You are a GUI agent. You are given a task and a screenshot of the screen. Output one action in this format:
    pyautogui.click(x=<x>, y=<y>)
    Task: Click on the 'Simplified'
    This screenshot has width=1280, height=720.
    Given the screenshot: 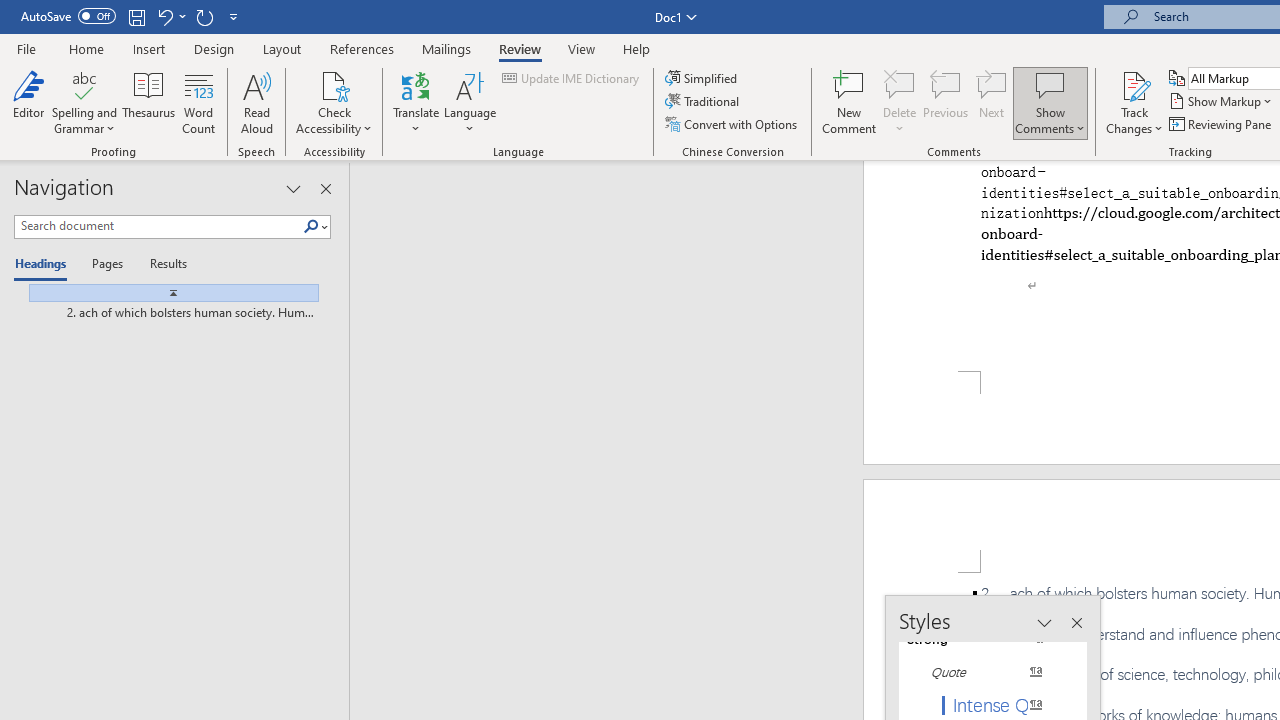 What is the action you would take?
    pyautogui.click(x=702, y=77)
    